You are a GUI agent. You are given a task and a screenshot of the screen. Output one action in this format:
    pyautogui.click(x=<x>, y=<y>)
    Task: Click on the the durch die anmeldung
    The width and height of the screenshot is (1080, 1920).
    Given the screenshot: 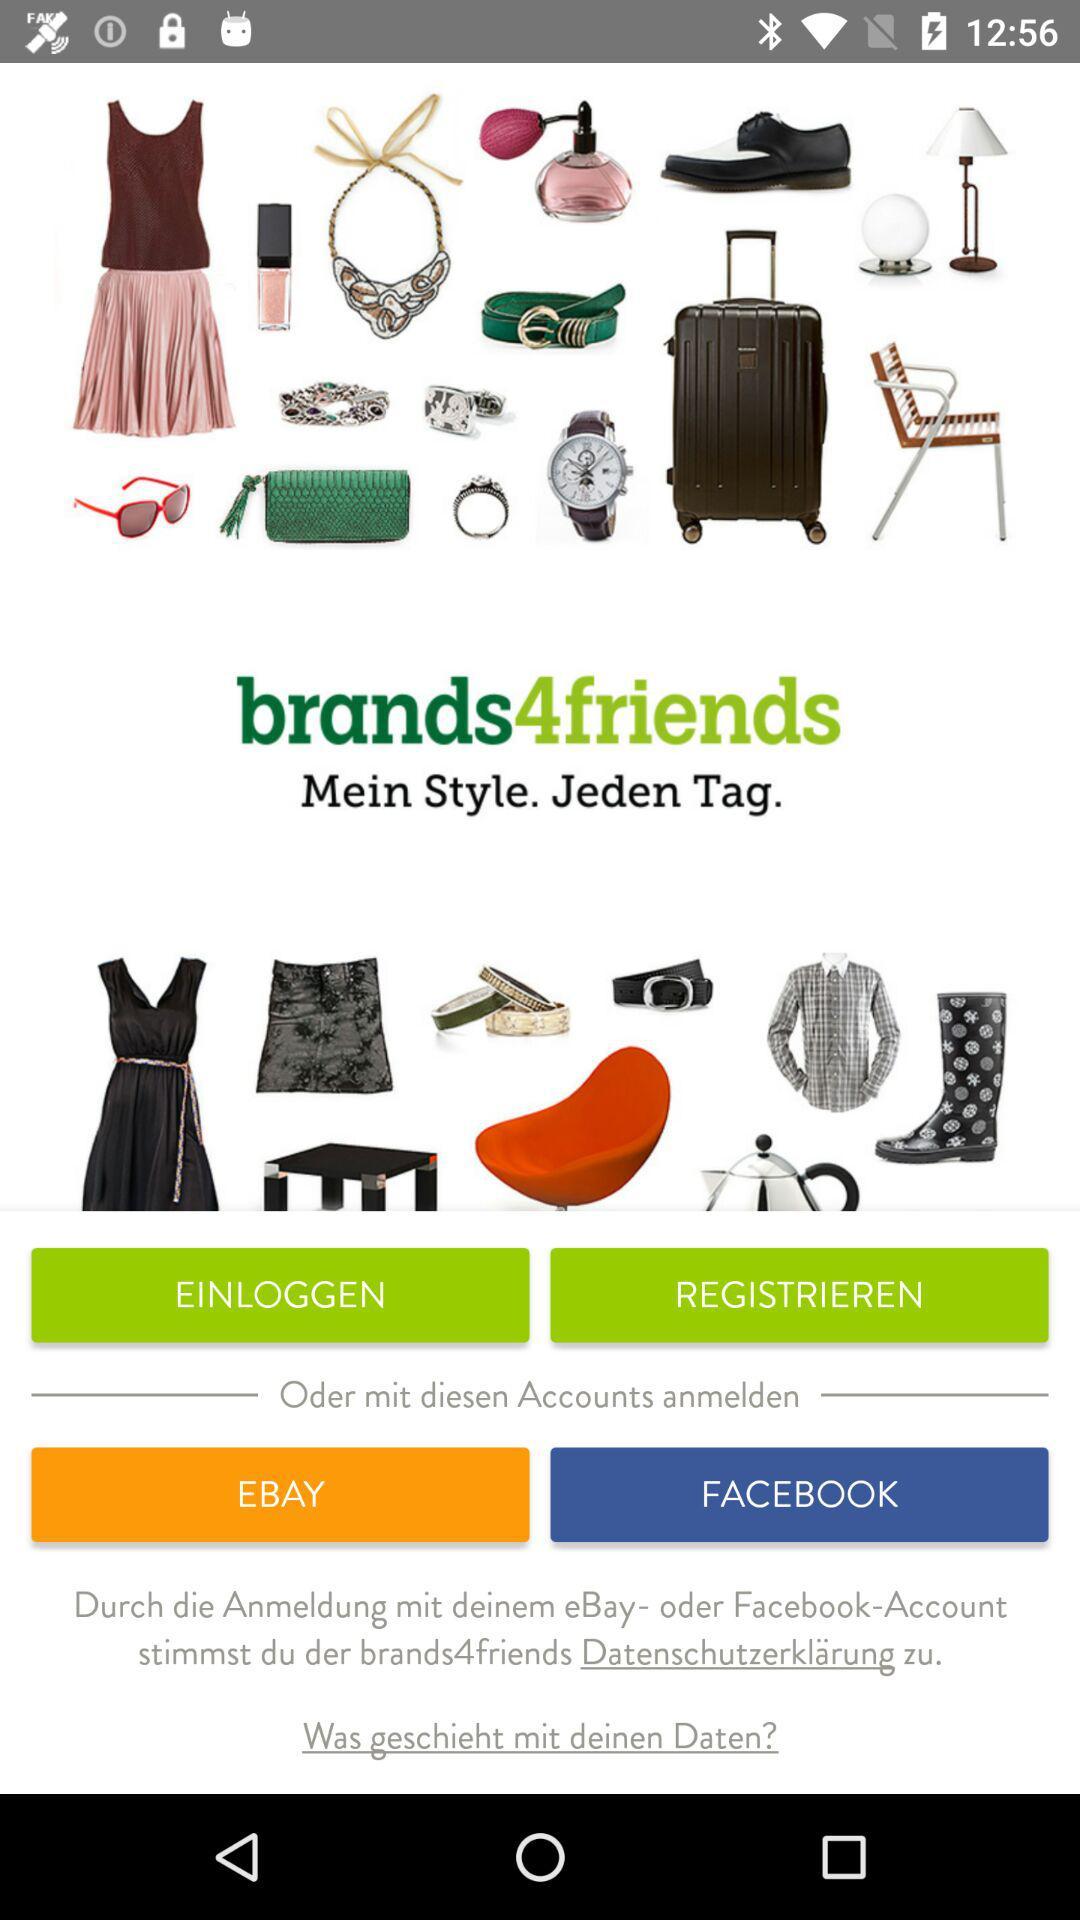 What is the action you would take?
    pyautogui.click(x=540, y=1644)
    